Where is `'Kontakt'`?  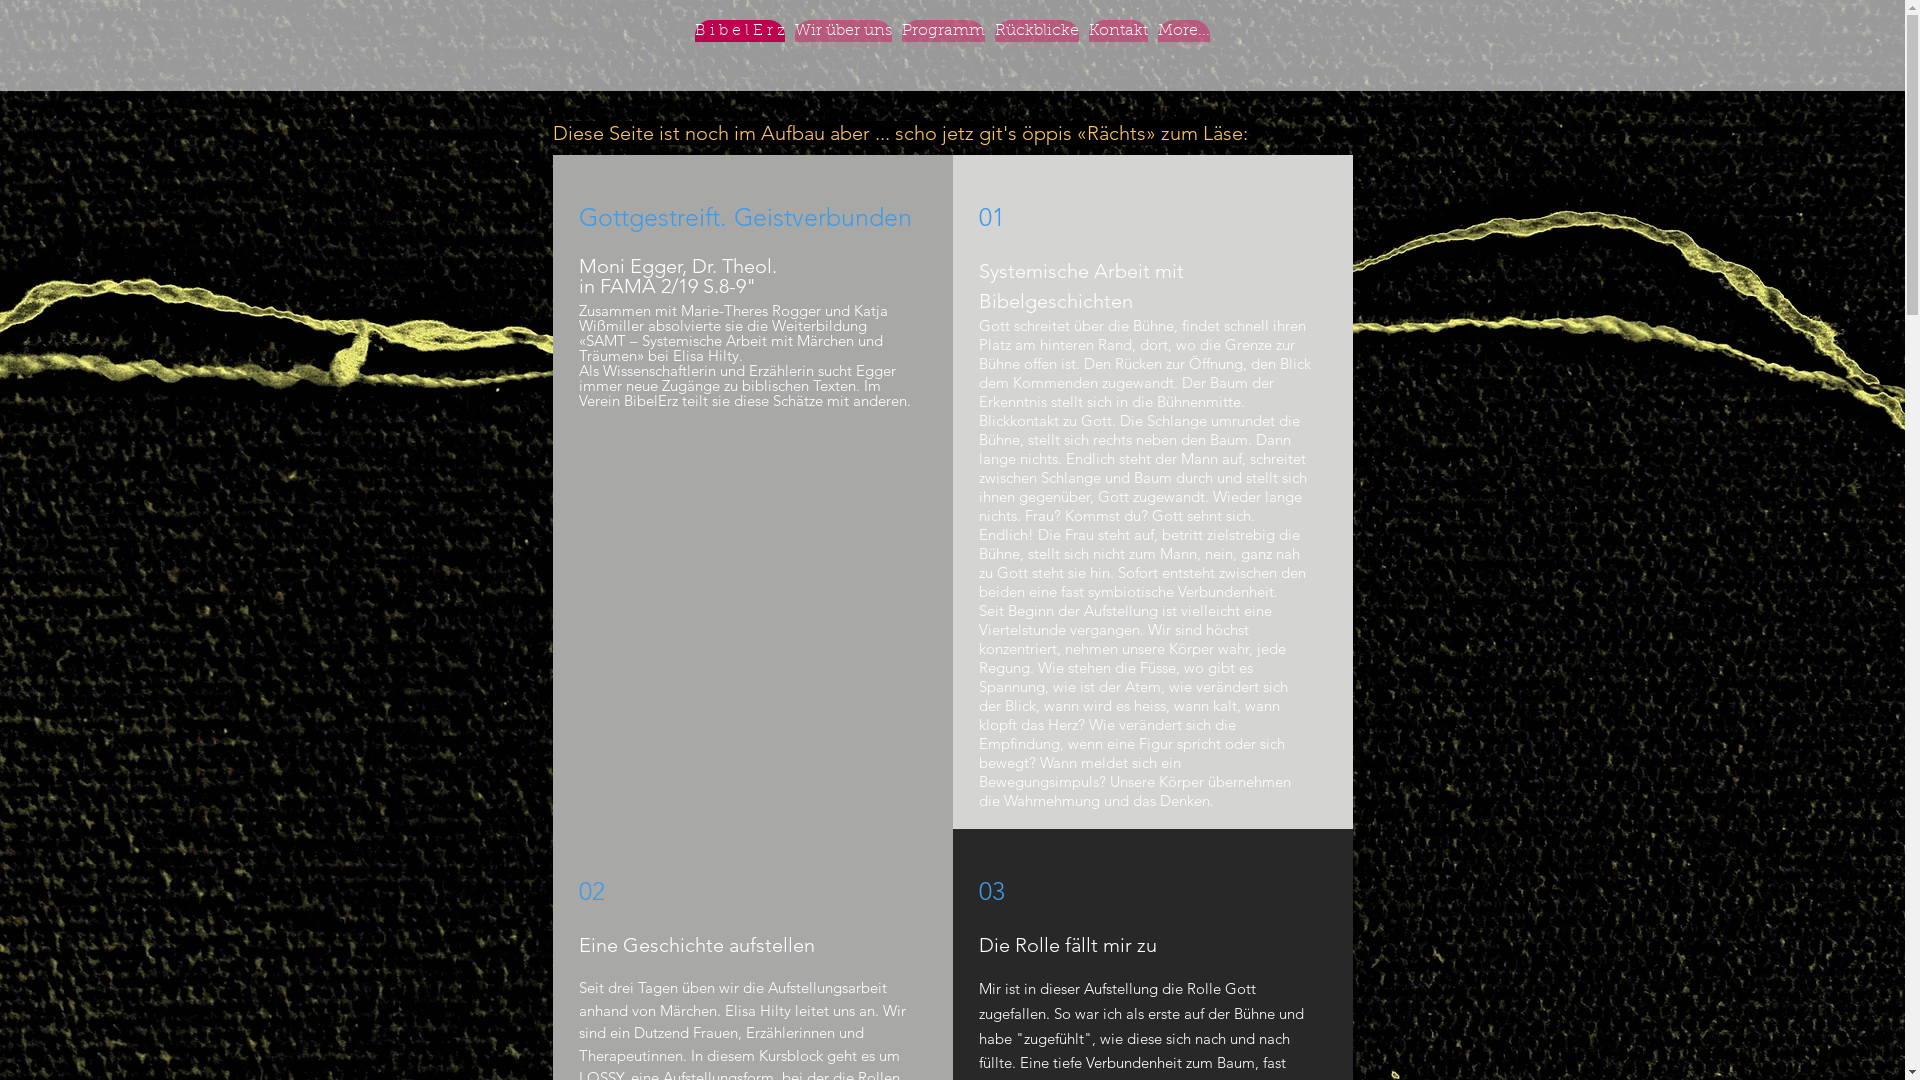 'Kontakt' is located at coordinates (1117, 54).